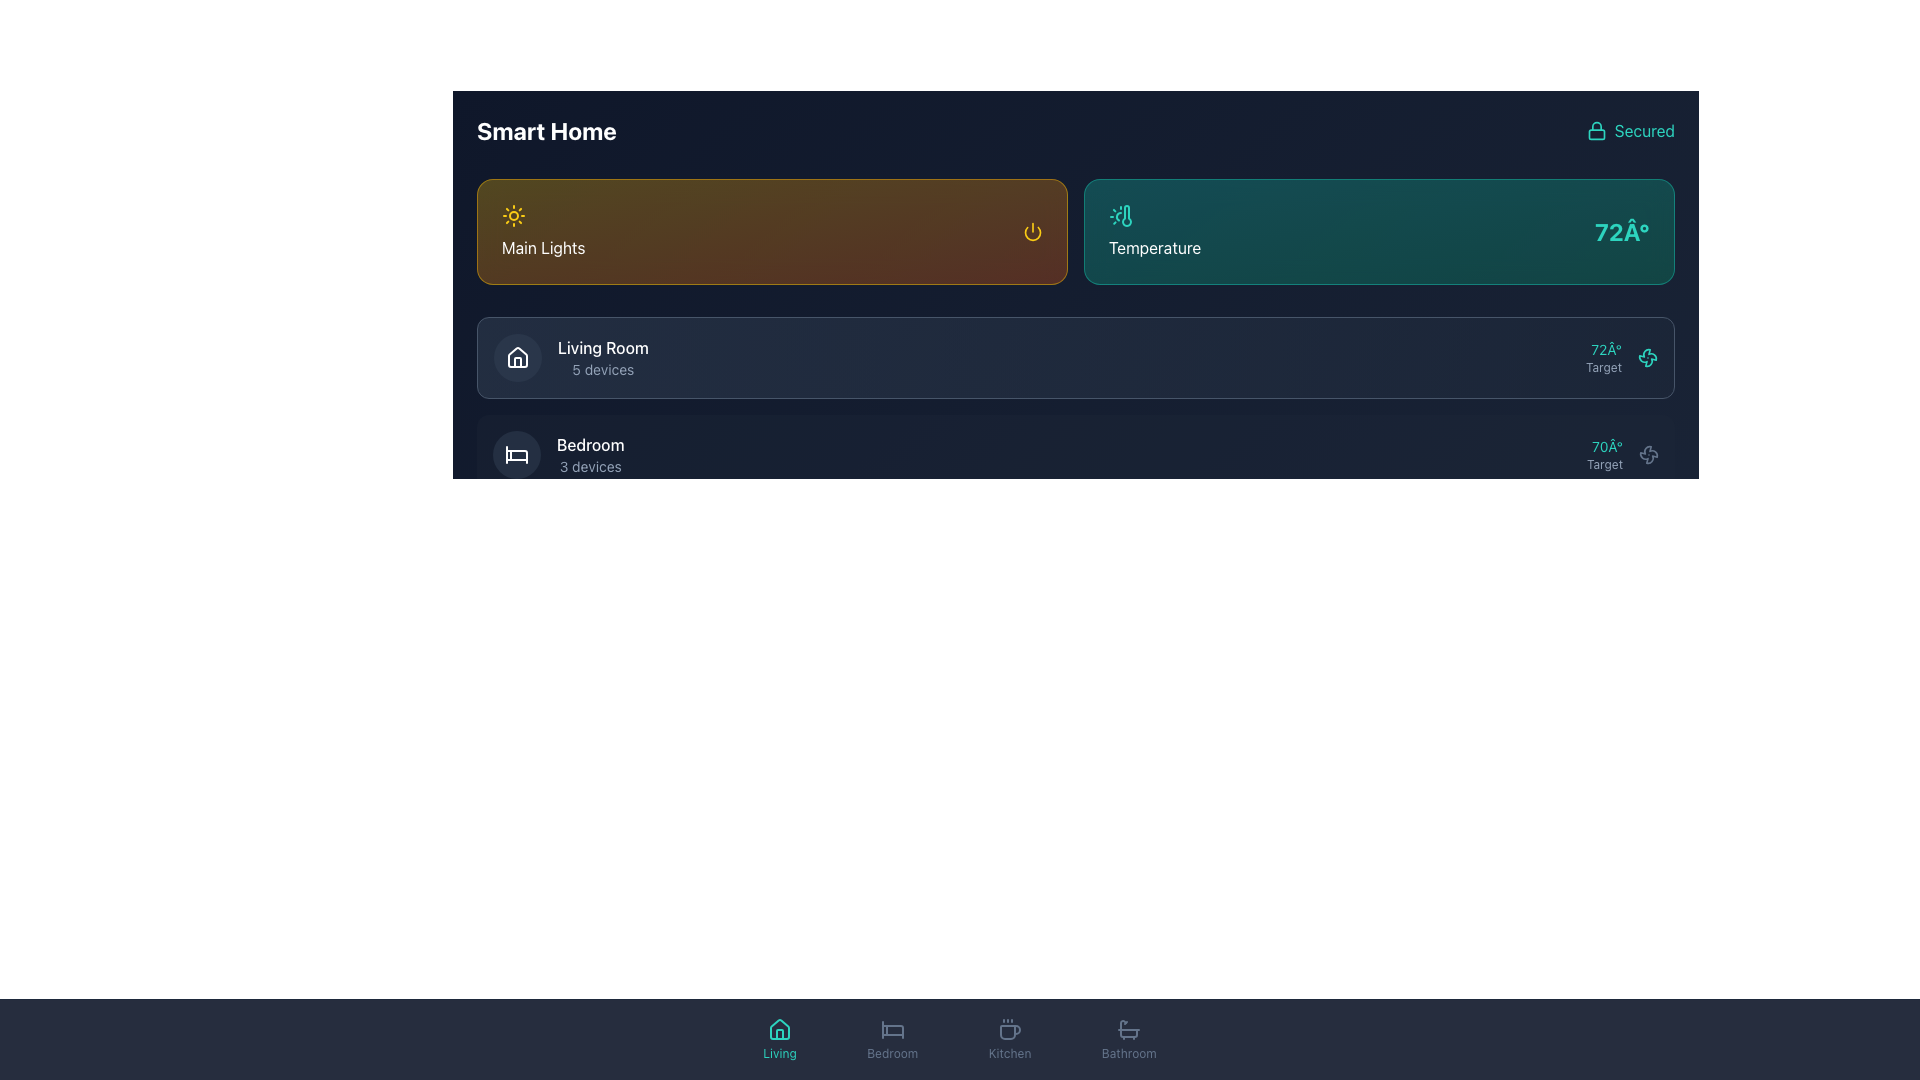 The width and height of the screenshot is (1920, 1080). I want to click on the temperature target, so click(1532, 455).